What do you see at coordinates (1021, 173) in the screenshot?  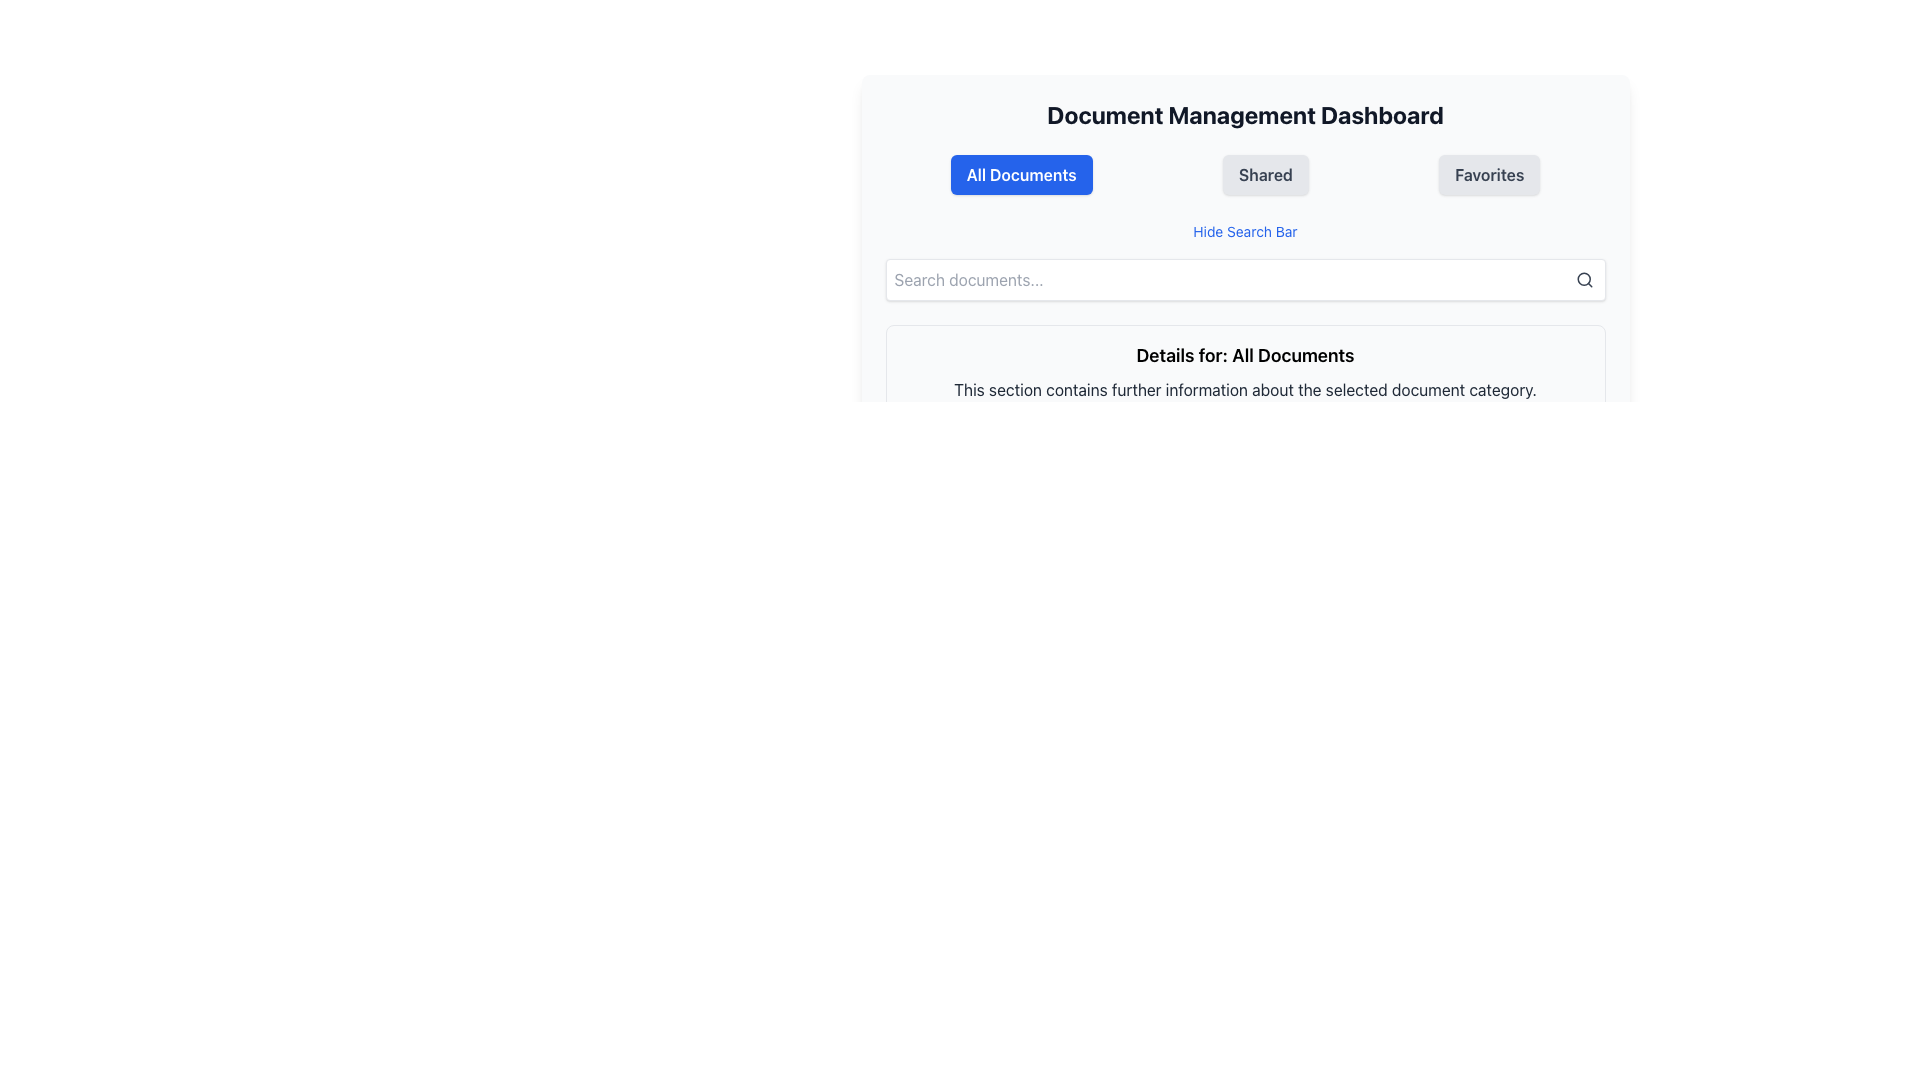 I see `the blue button with white text reading 'All Documents'` at bounding box center [1021, 173].